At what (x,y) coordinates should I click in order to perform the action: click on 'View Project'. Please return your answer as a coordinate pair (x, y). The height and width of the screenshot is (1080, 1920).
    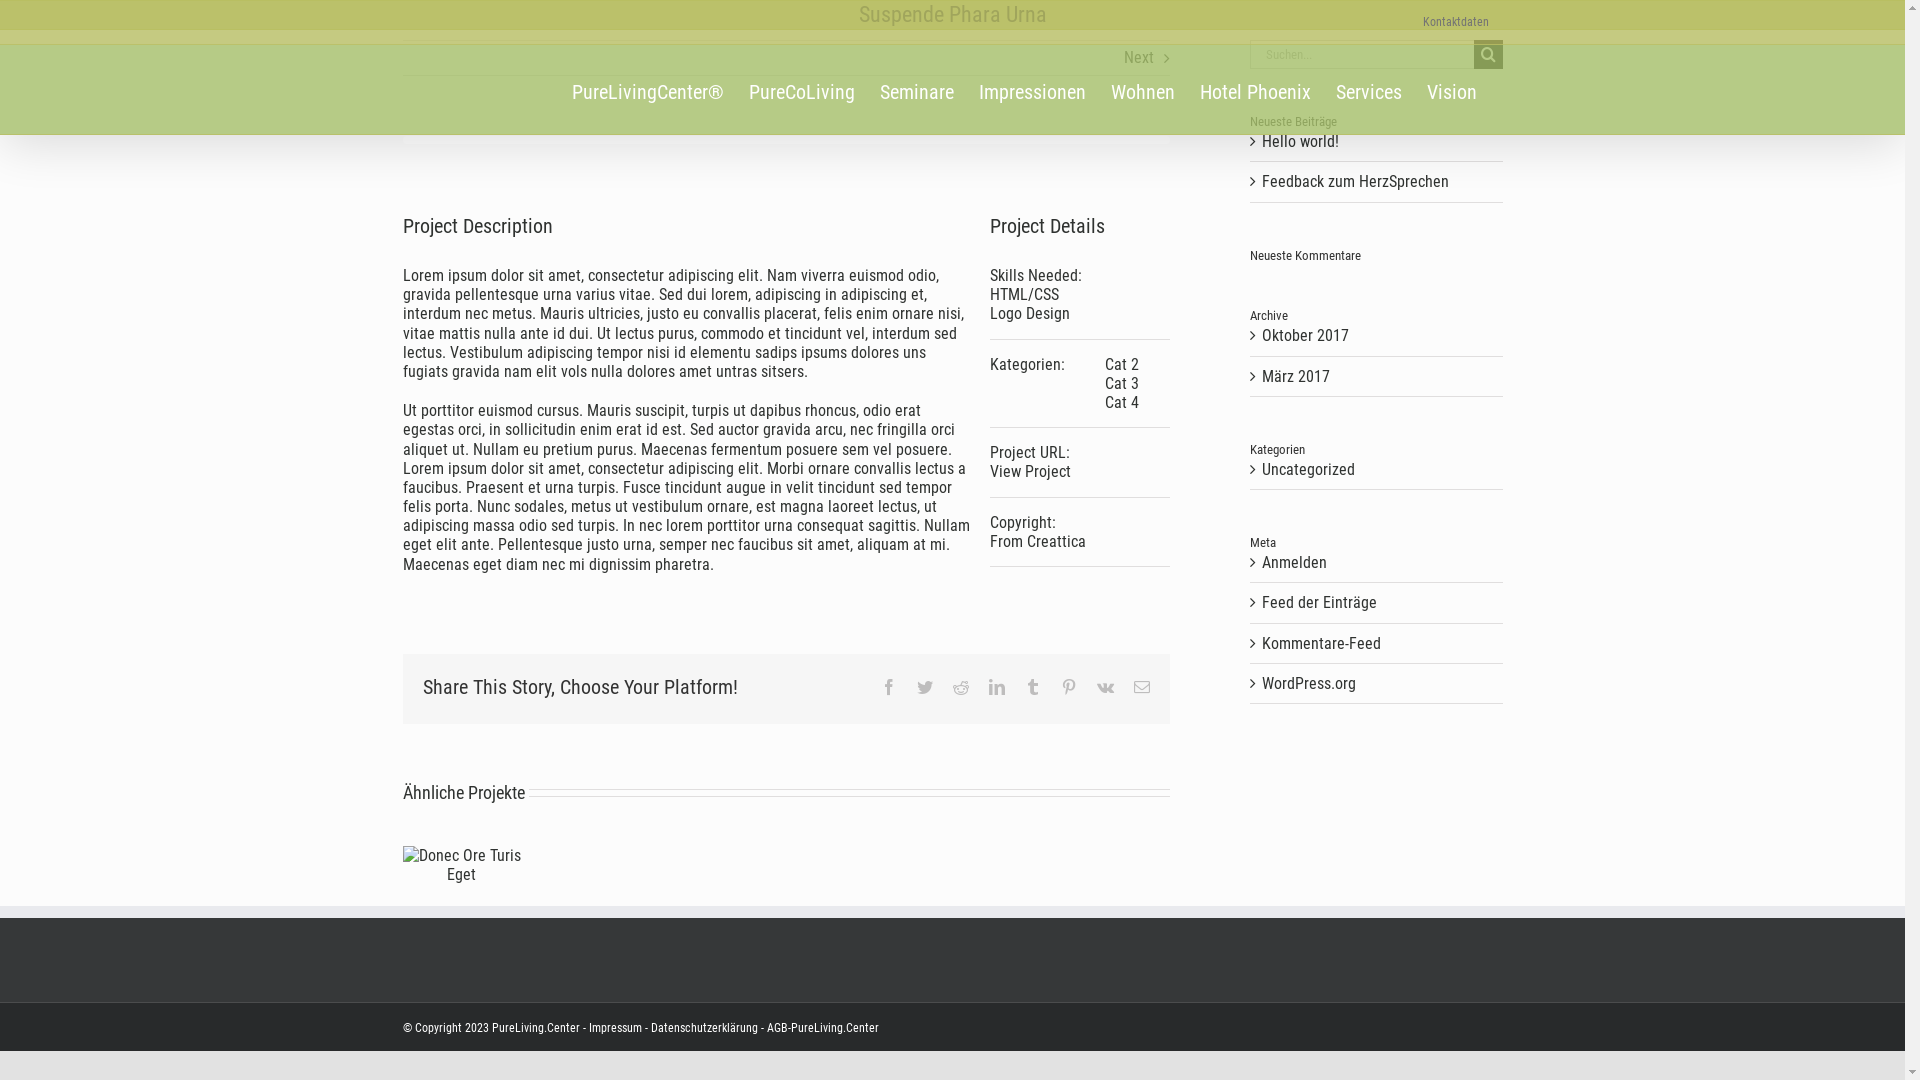
    Looking at the image, I should click on (1030, 471).